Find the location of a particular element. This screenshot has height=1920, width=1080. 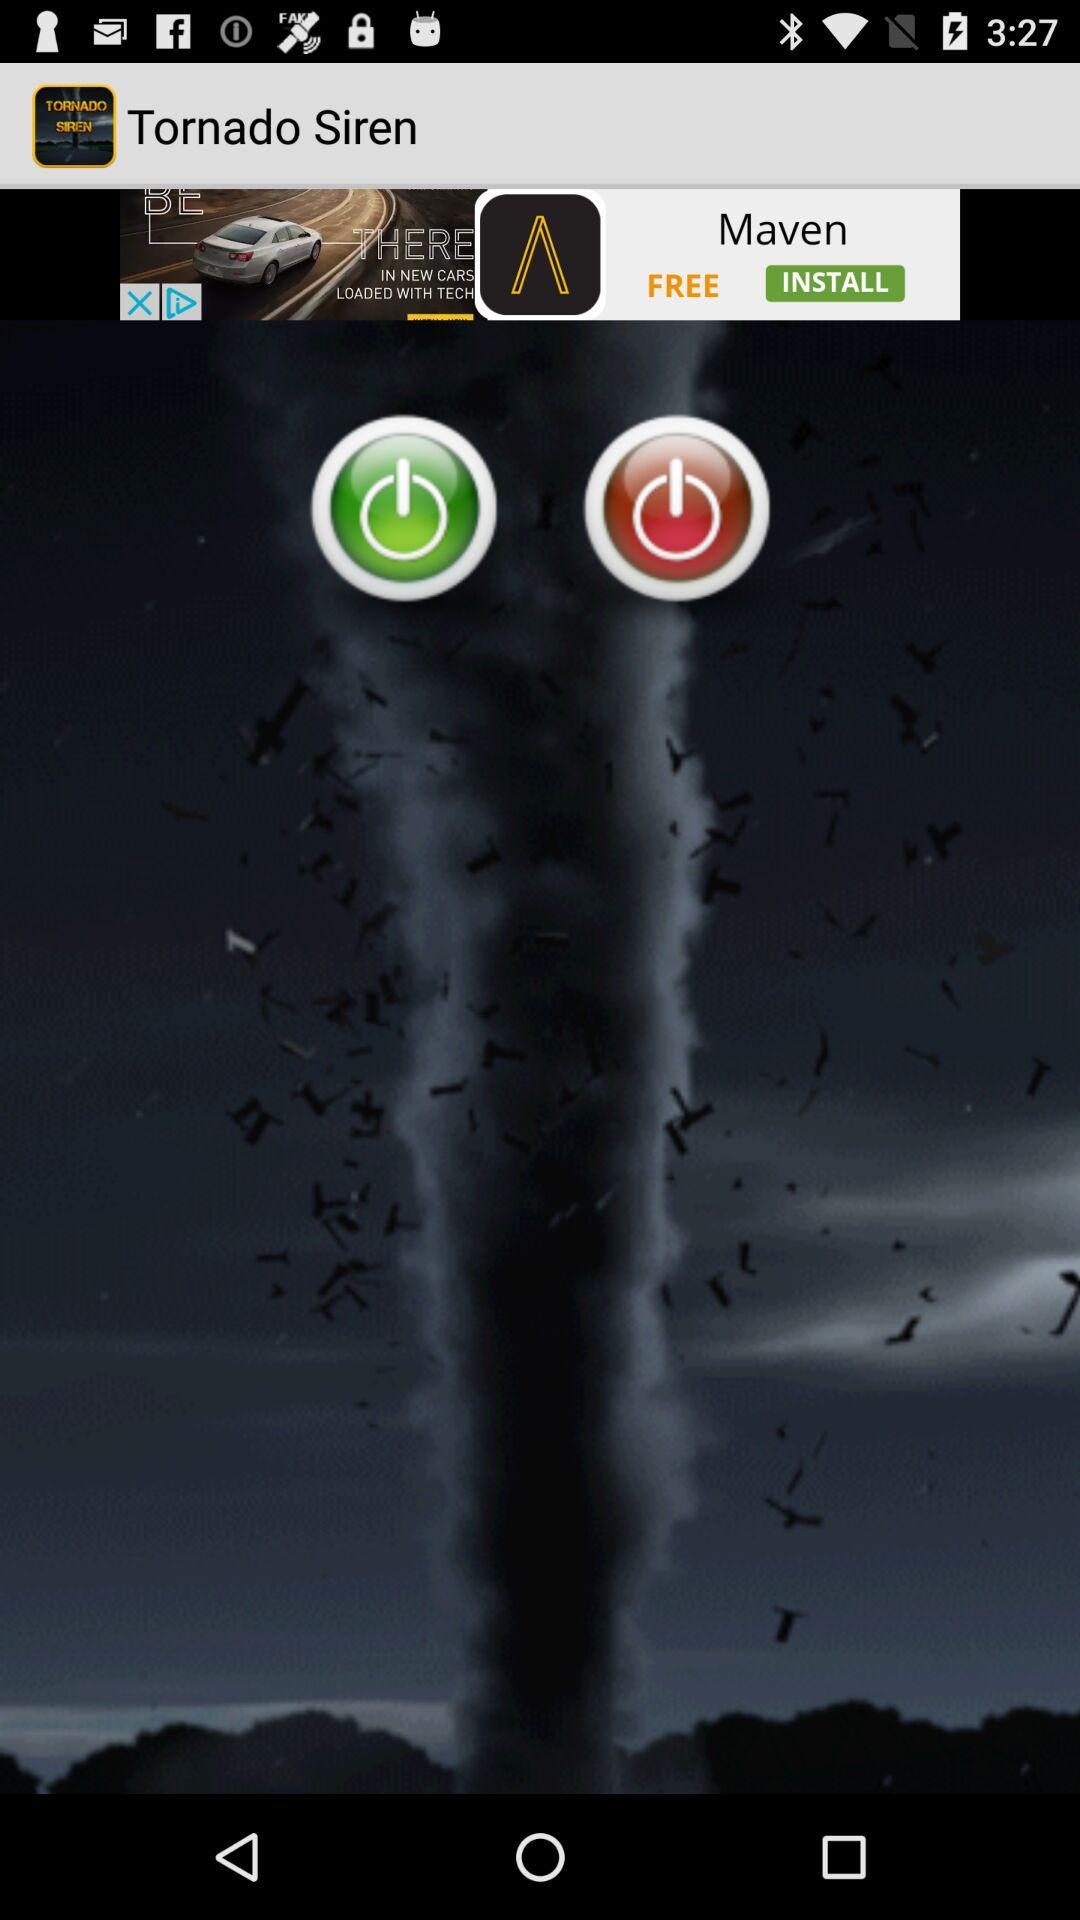

open the advertisement is located at coordinates (540, 253).